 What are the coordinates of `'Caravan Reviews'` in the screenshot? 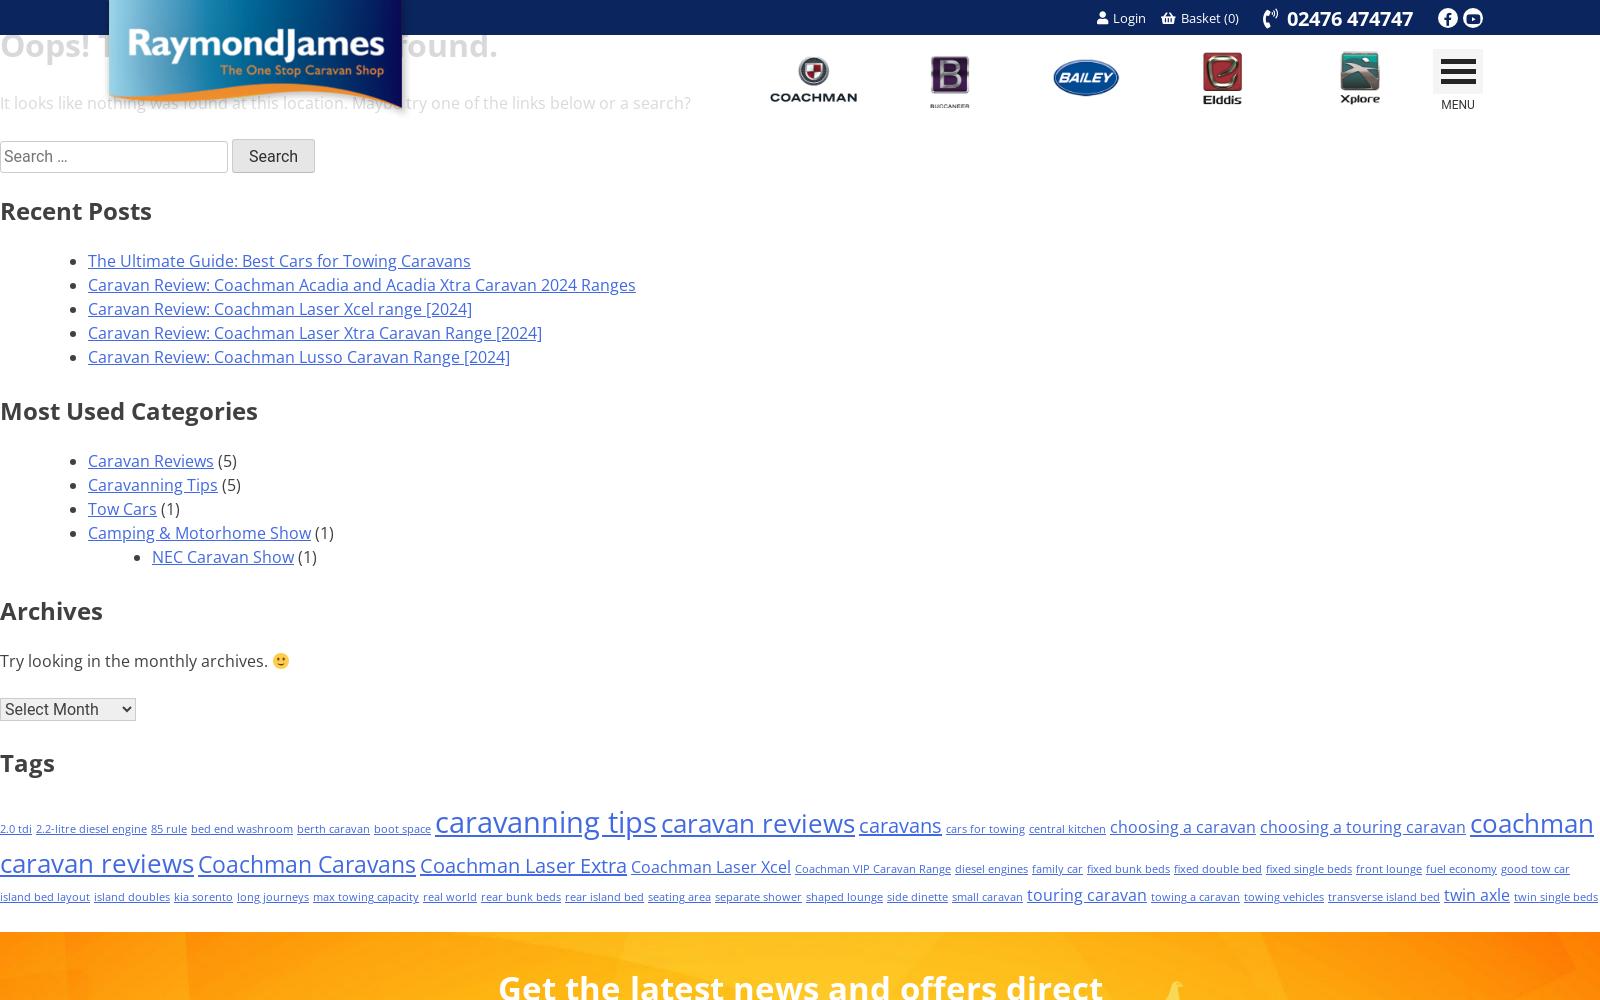 It's located at (150, 460).